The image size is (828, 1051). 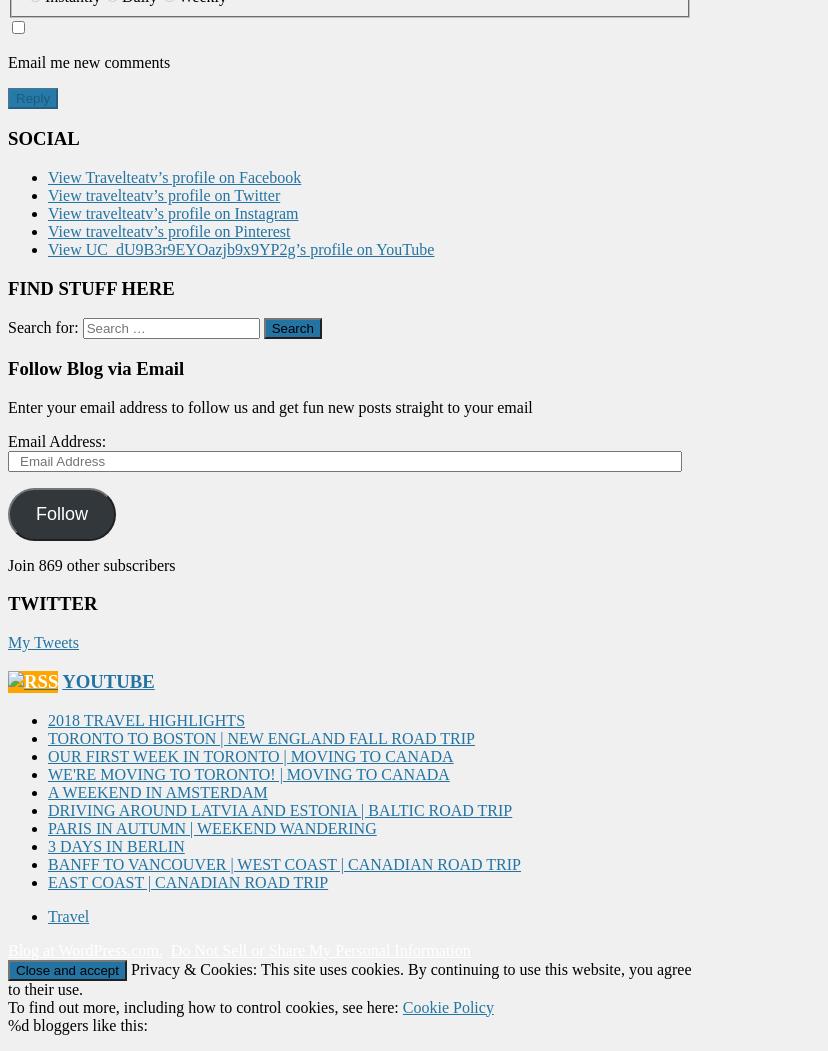 What do you see at coordinates (85, 948) in the screenshot?
I see `'Blog at WordPress.com.'` at bounding box center [85, 948].